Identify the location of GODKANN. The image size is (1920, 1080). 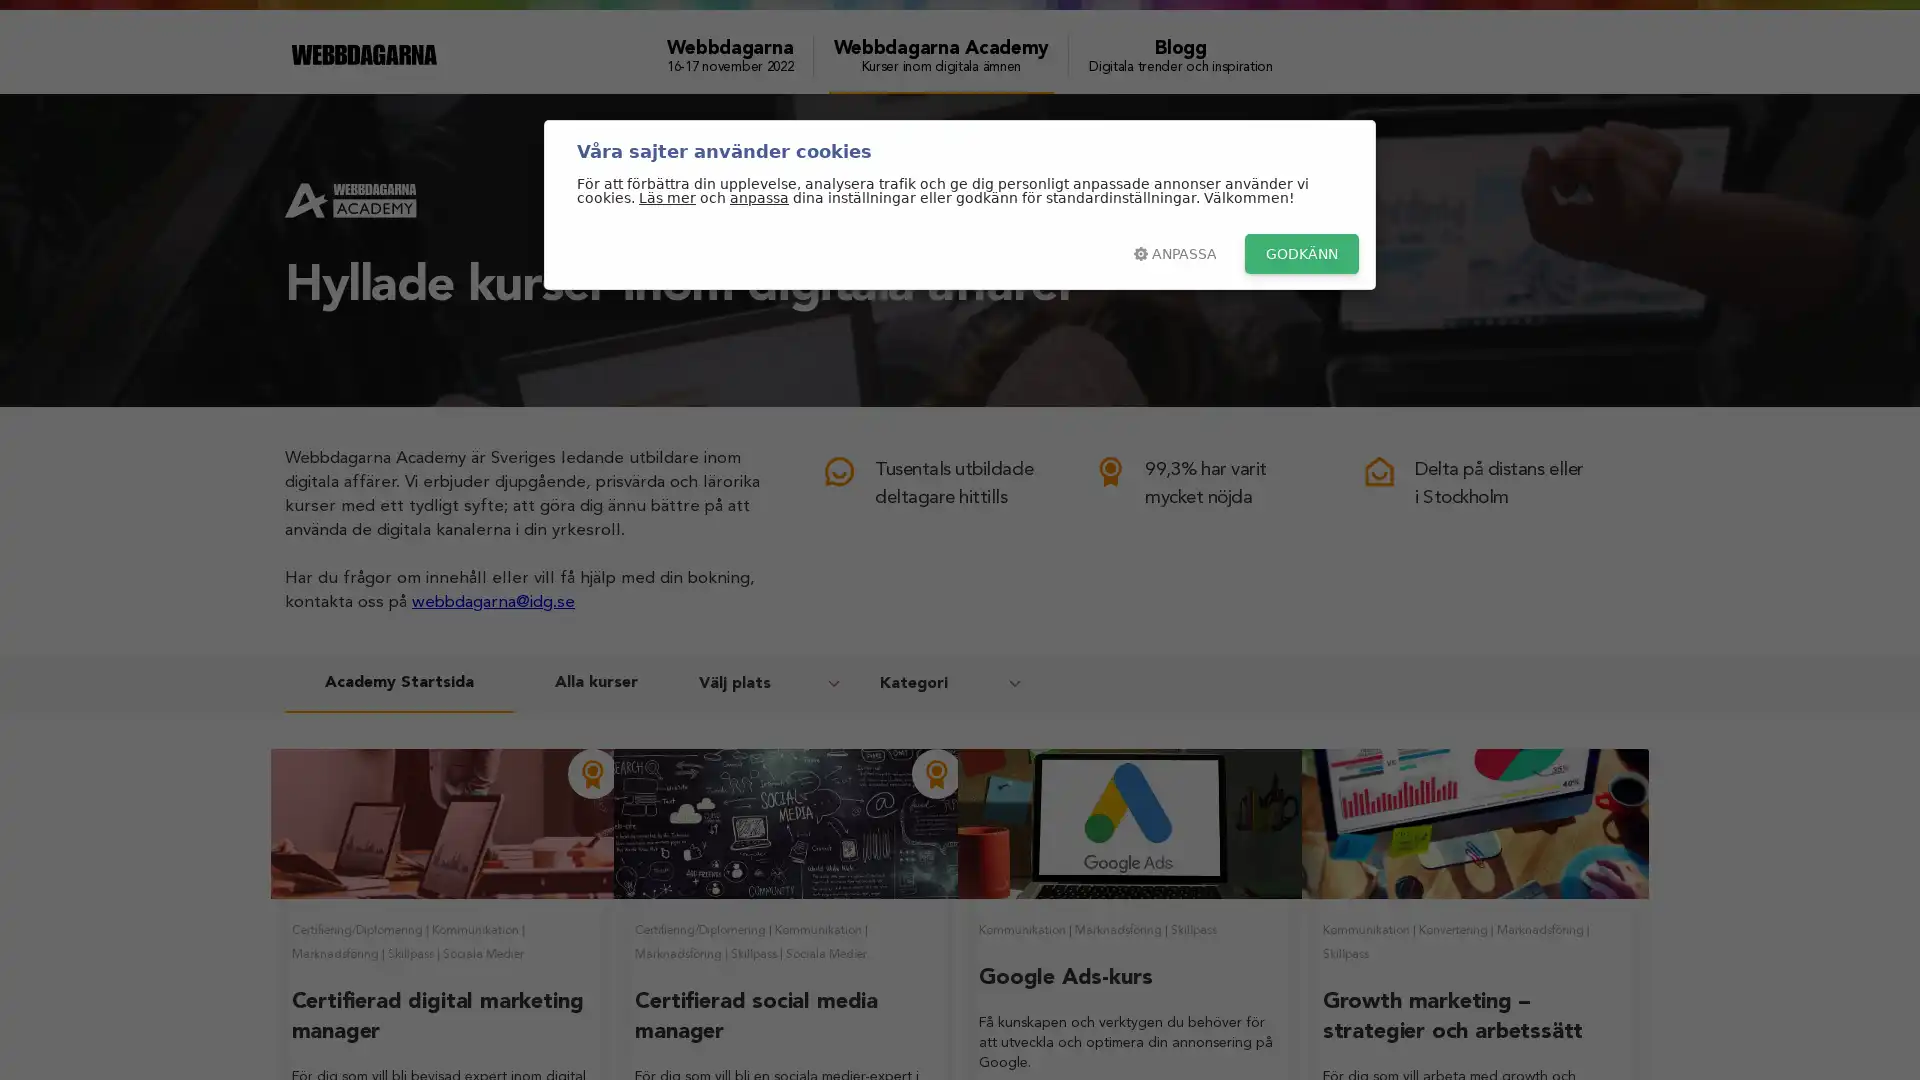
(1301, 253).